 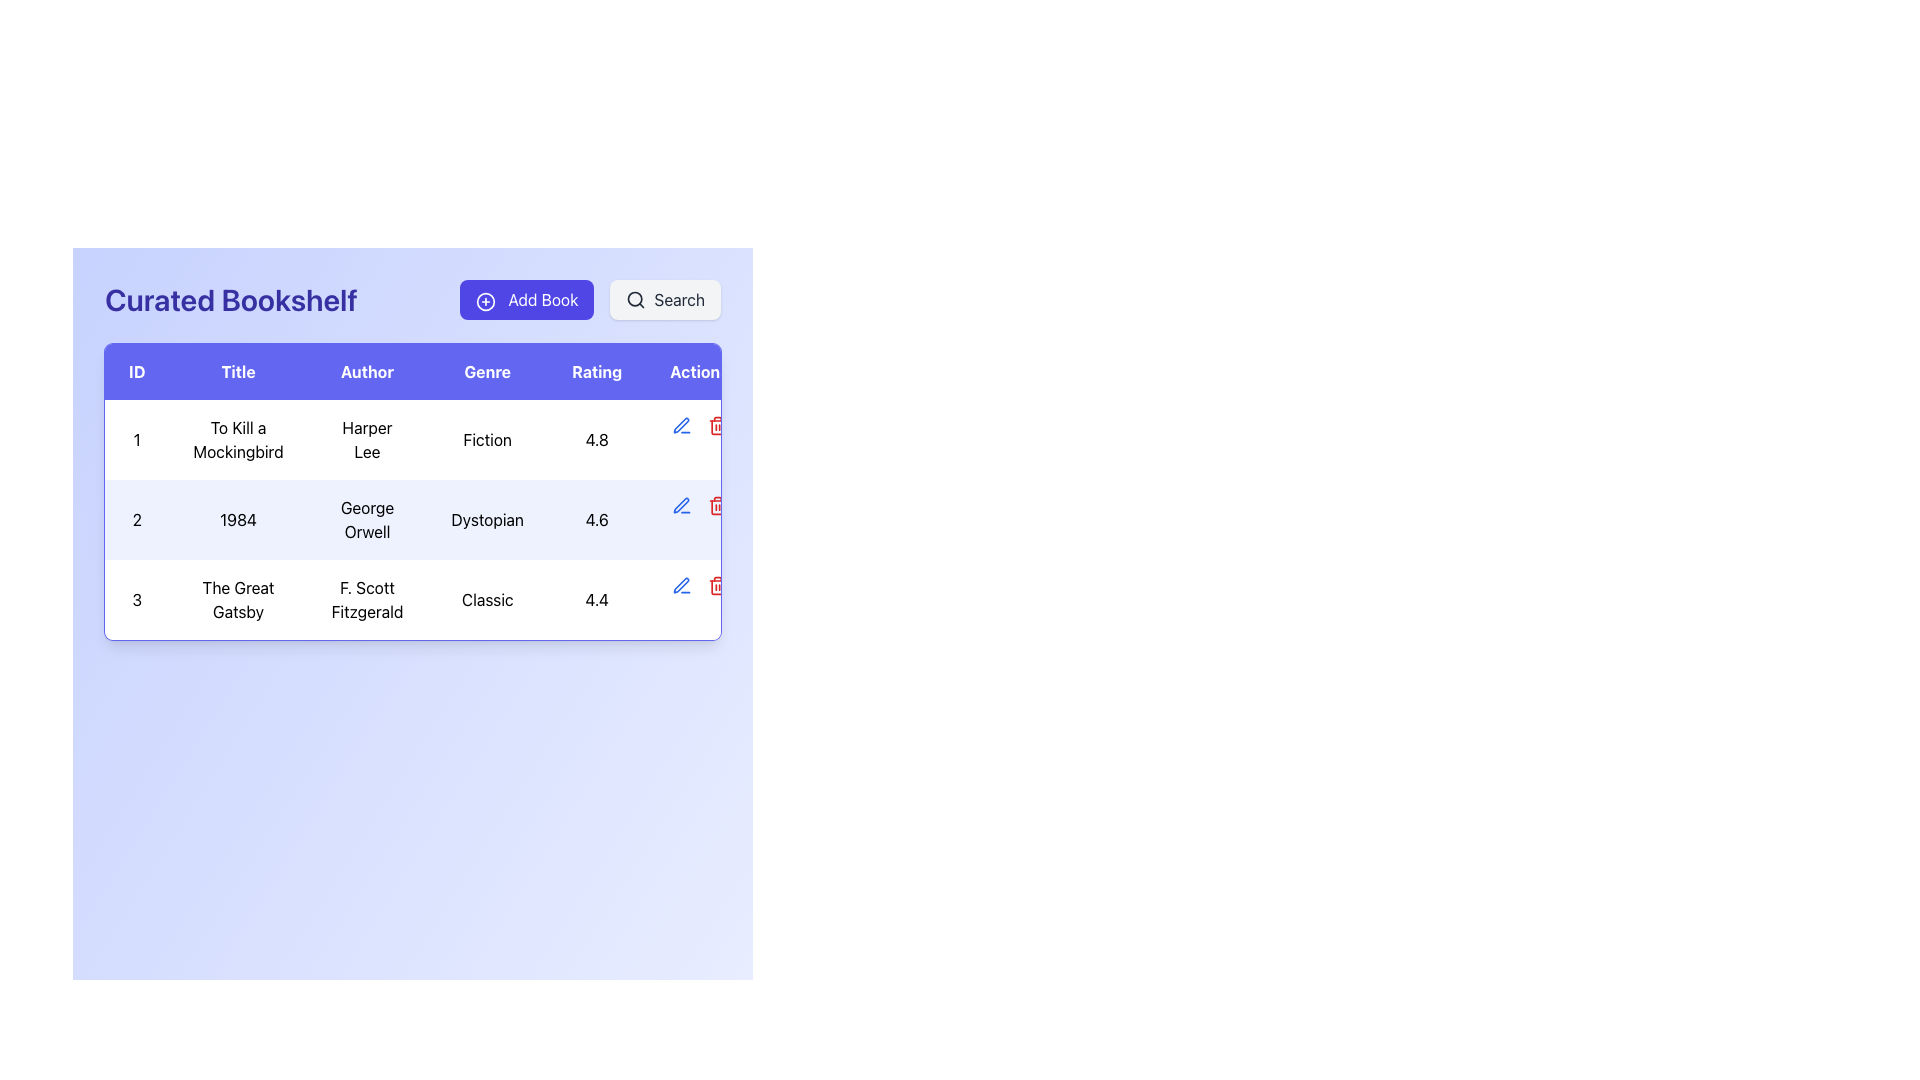 What do you see at coordinates (136, 438) in the screenshot?
I see `the Text label in the table cell that uniquely identifies the row for the book 'To Kill a Mockingbird', located in the 'ID' column` at bounding box center [136, 438].